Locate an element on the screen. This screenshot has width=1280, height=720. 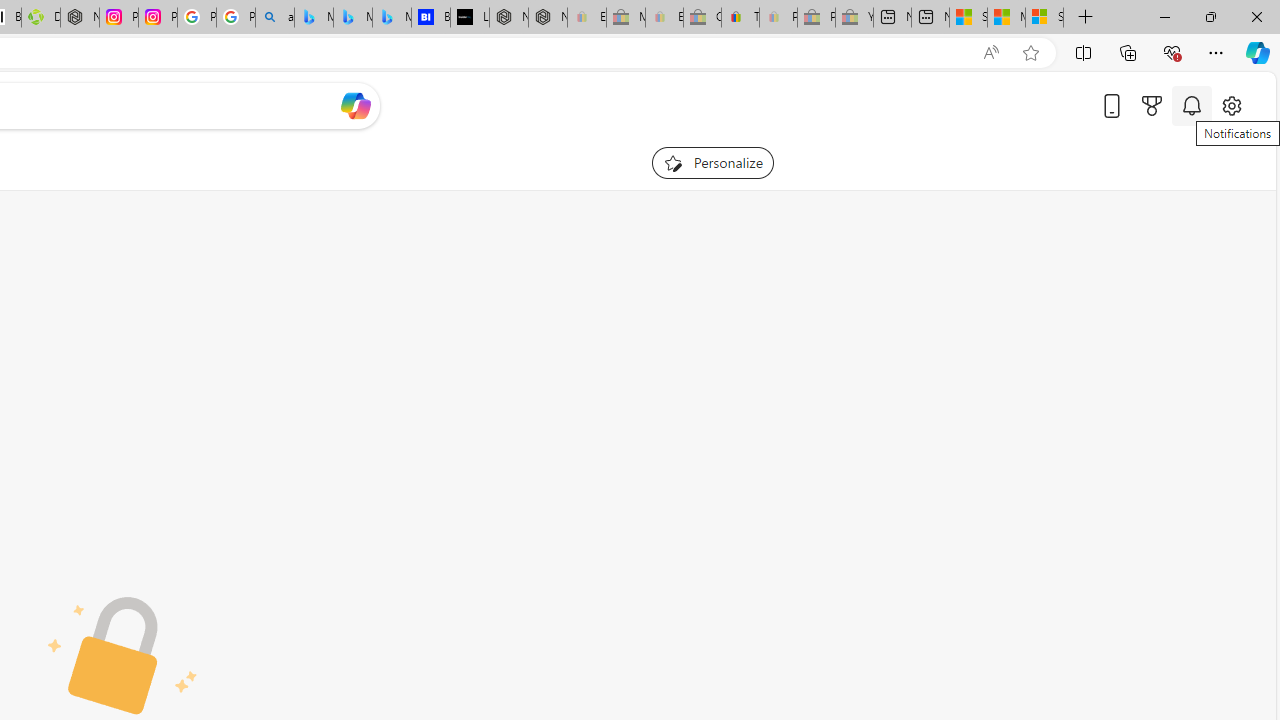
'Payments Terms of Use | eBay.com - Sleeping' is located at coordinates (777, 17).